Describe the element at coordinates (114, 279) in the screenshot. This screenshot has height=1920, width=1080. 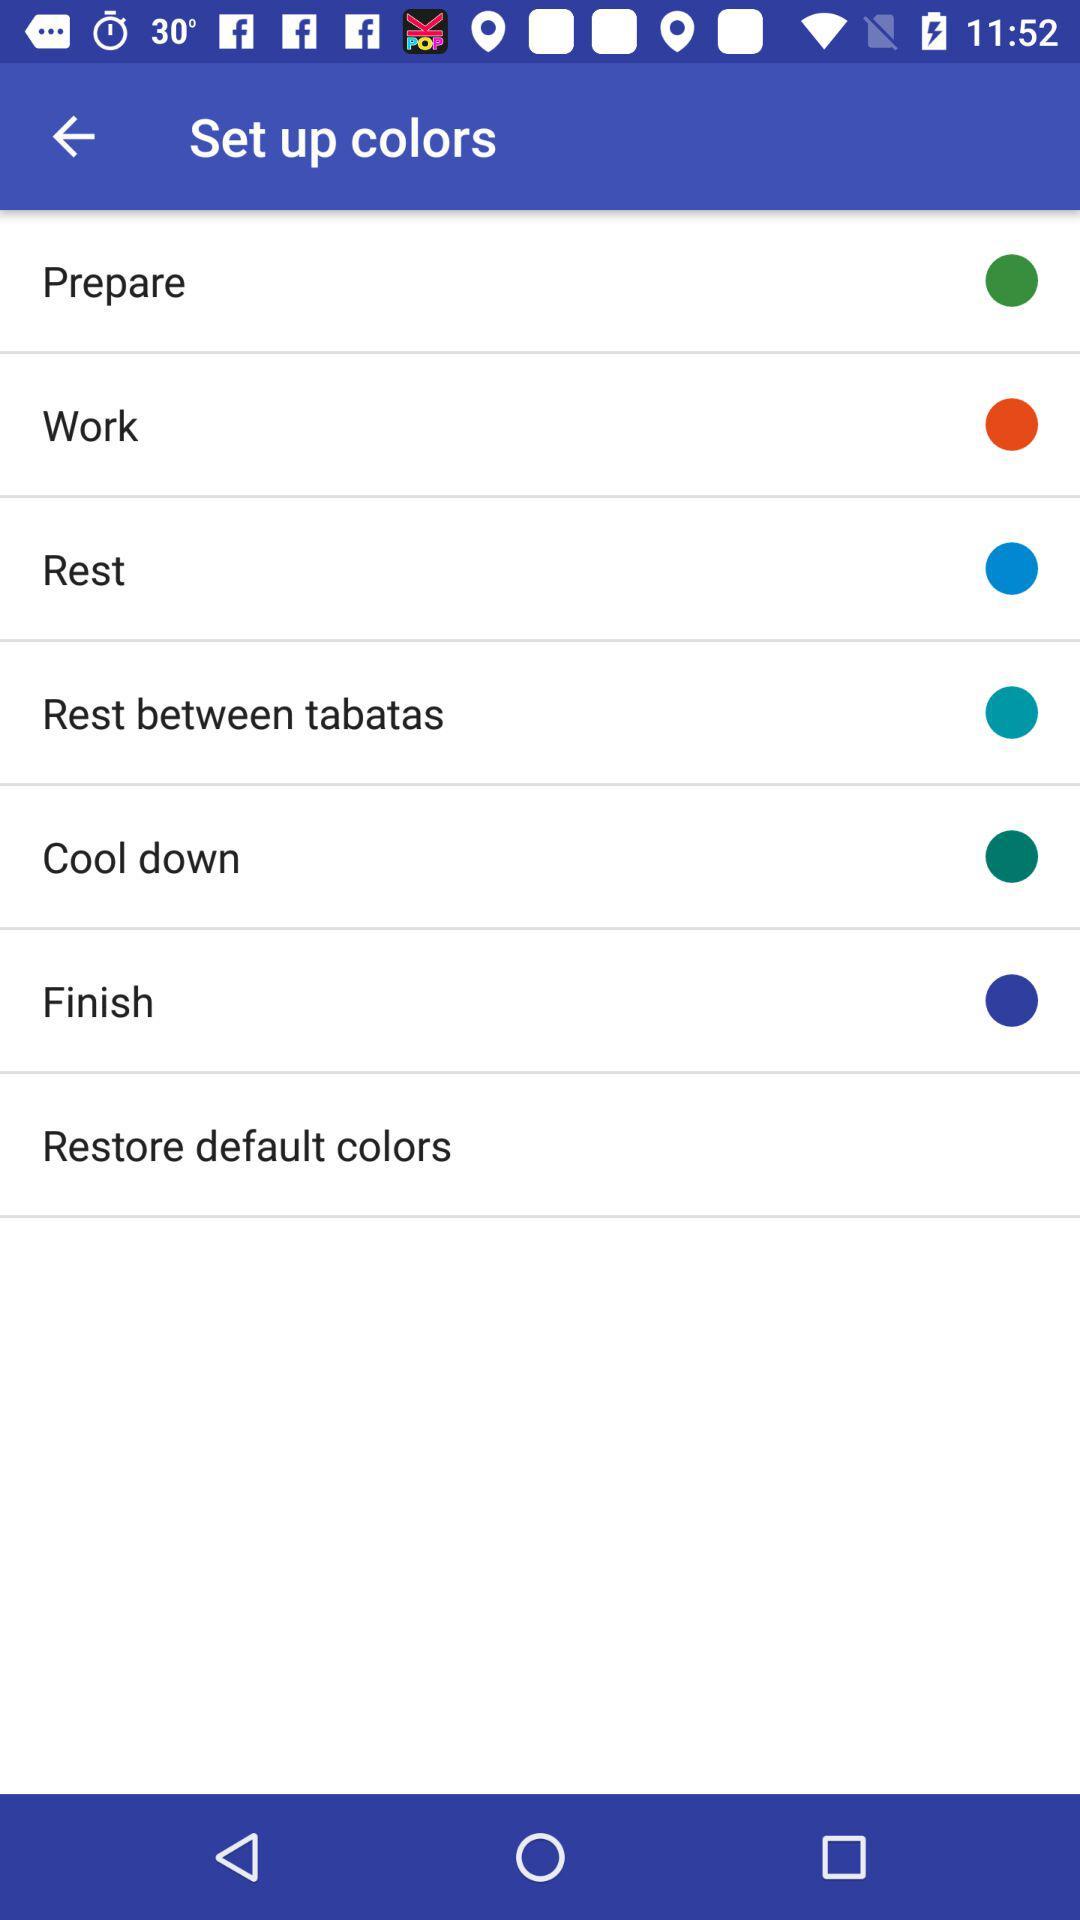
I see `item above work icon` at that location.